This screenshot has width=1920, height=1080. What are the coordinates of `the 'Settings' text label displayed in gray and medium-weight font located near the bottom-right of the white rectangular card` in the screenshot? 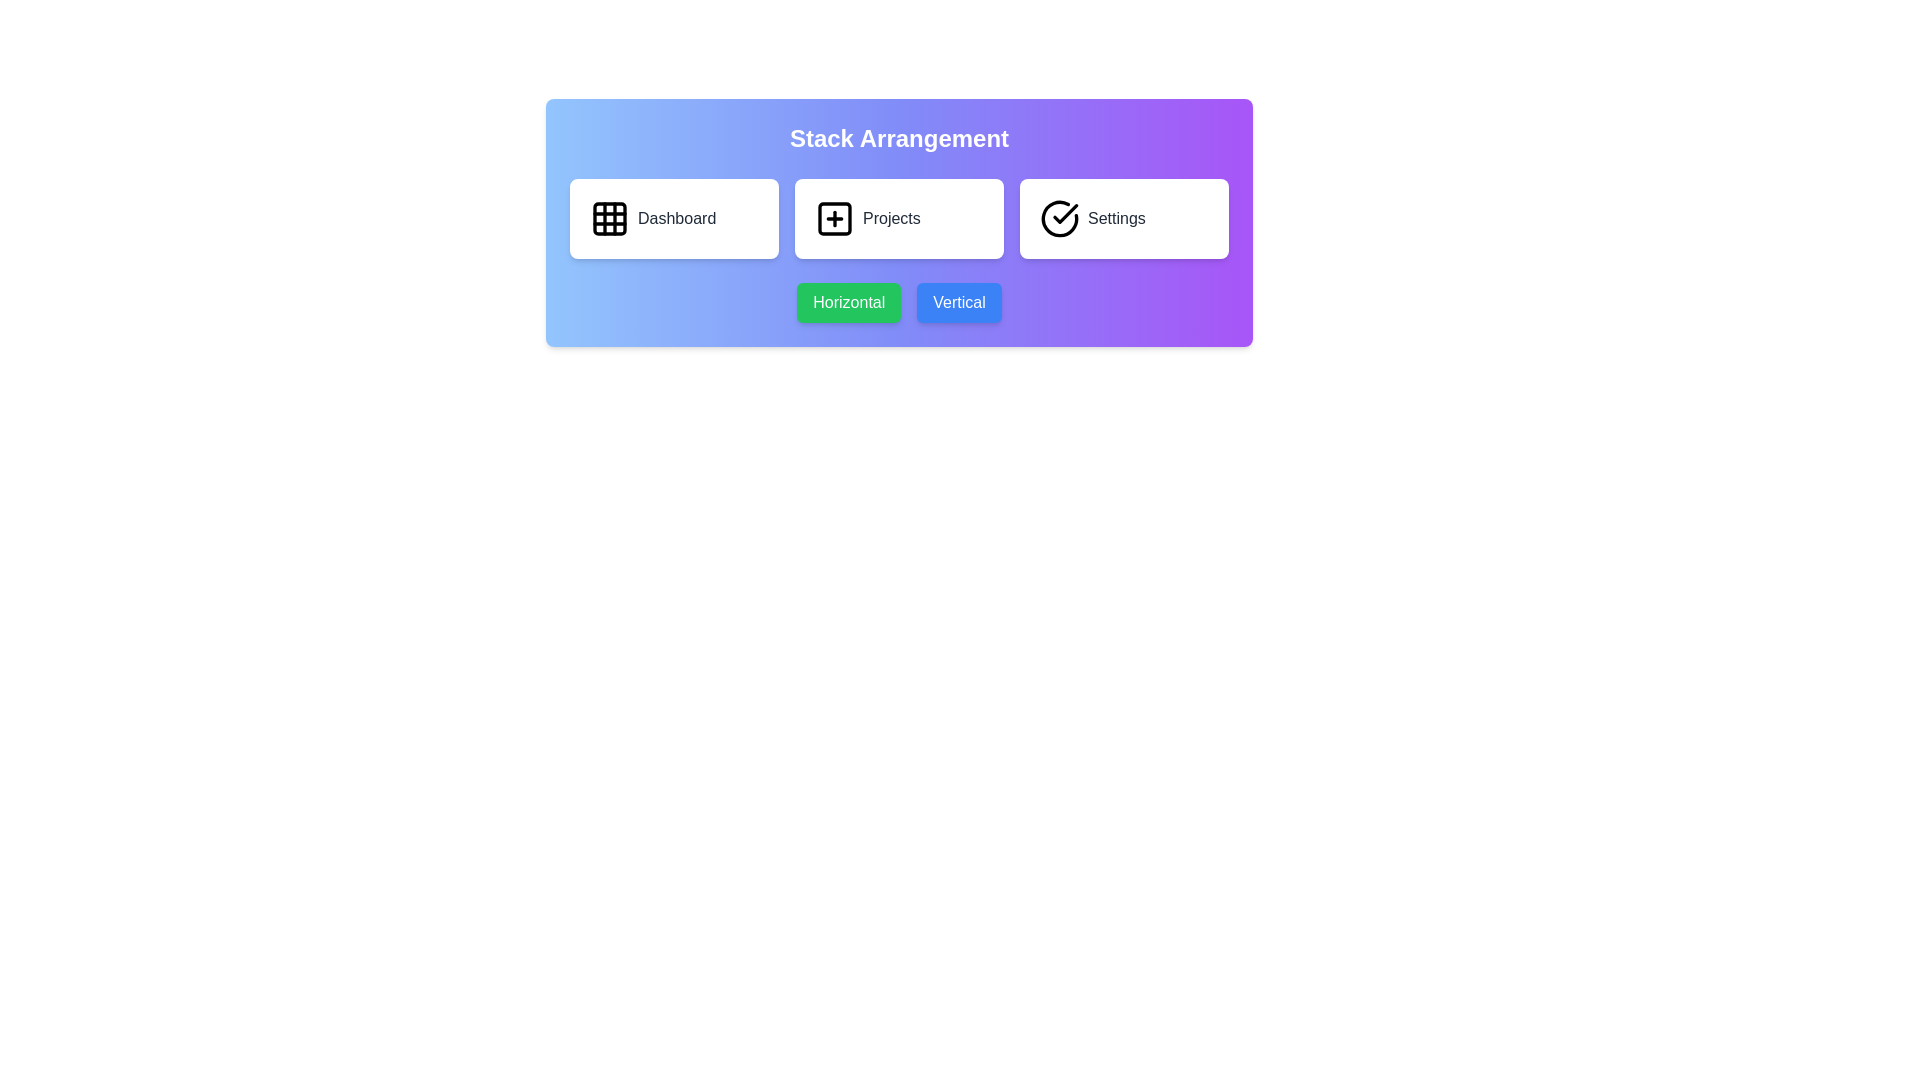 It's located at (1115, 219).